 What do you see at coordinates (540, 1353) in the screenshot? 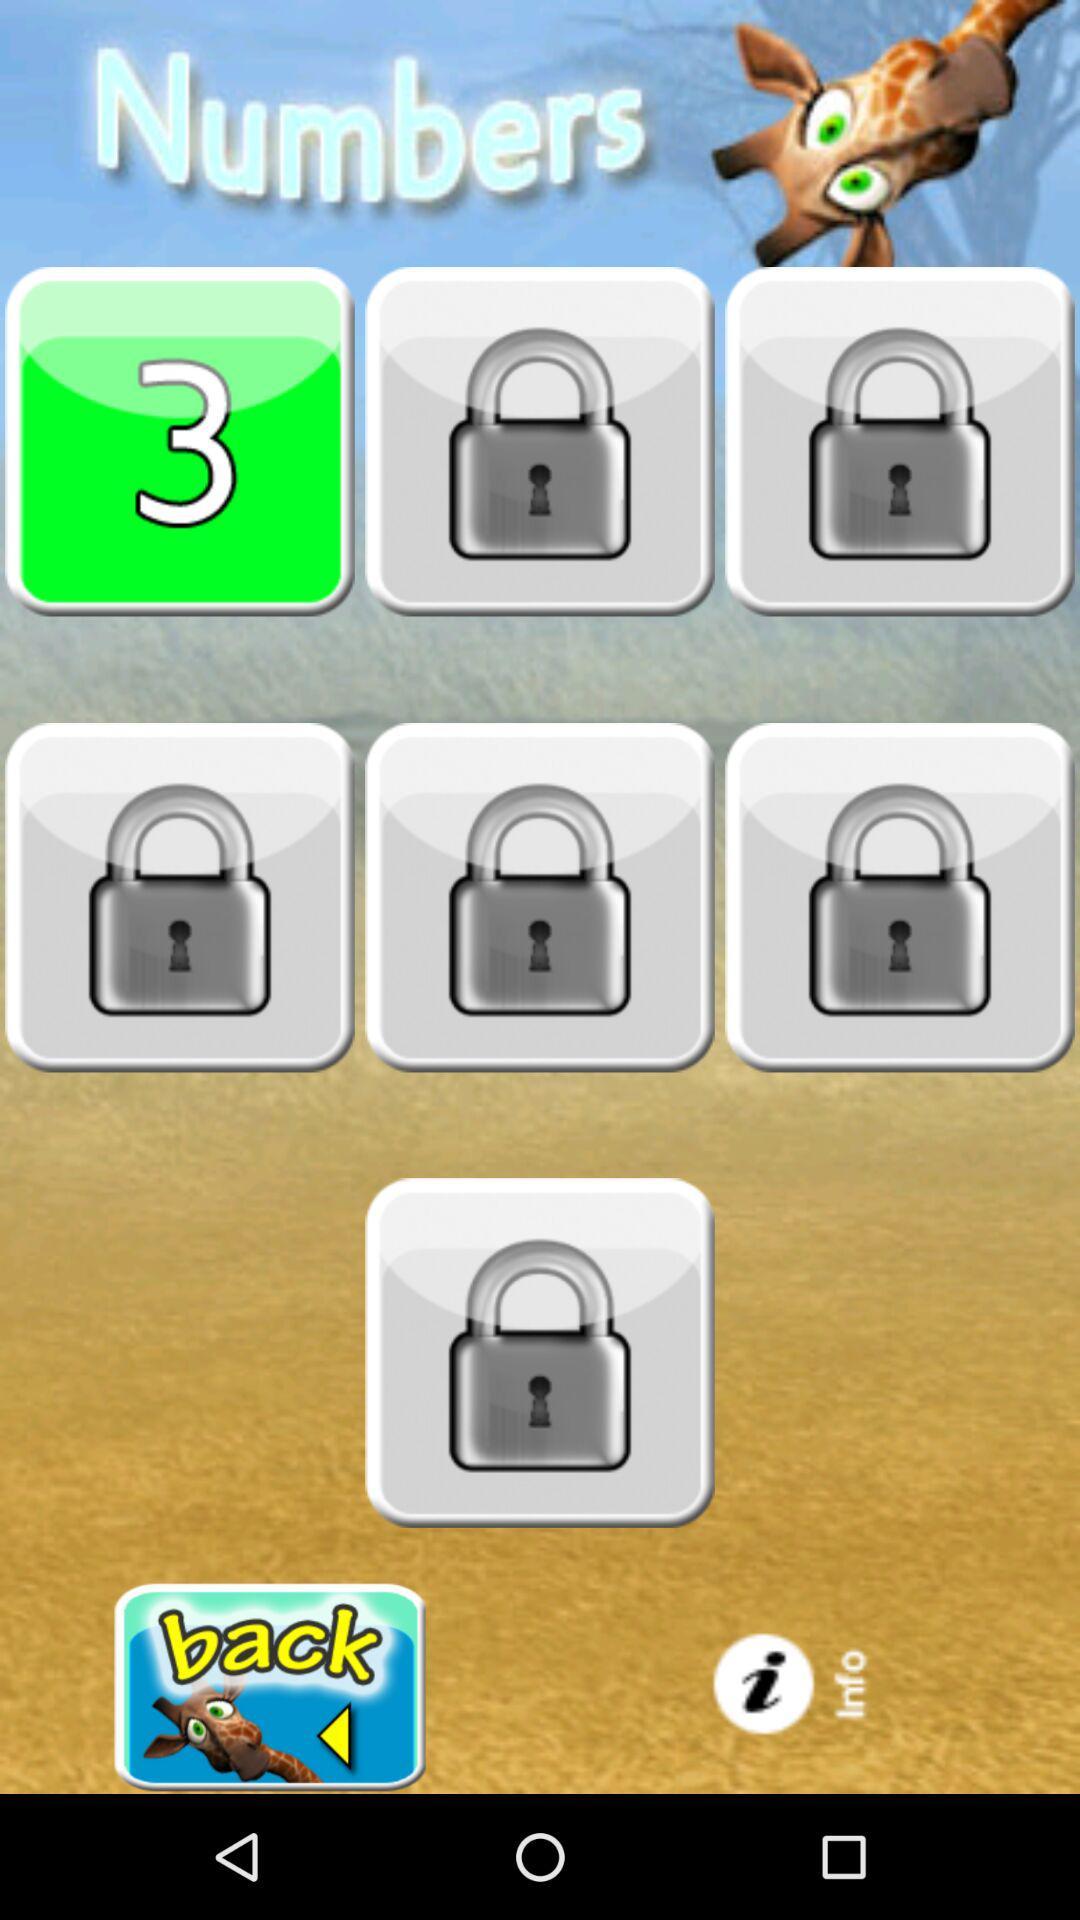
I see `locked` at bounding box center [540, 1353].